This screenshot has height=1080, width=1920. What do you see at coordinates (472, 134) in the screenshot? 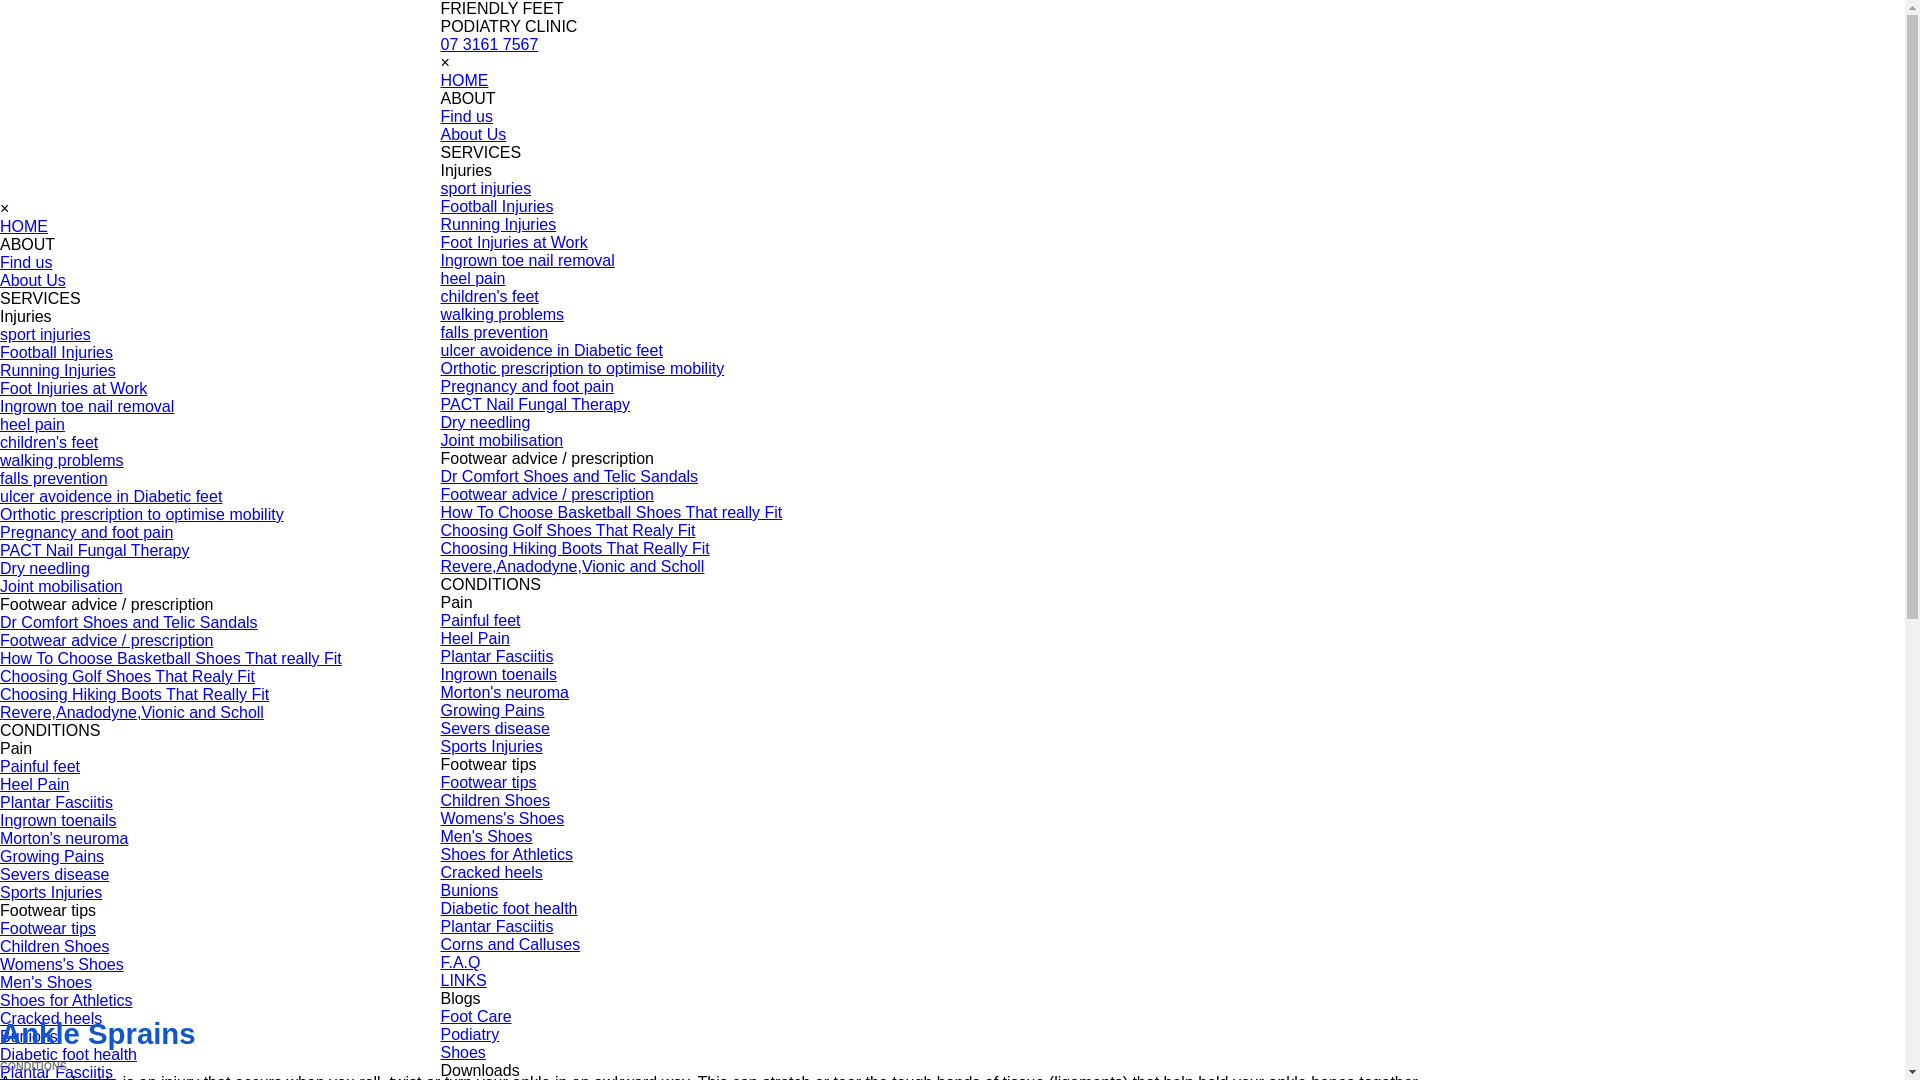
I see `'About Us'` at bounding box center [472, 134].